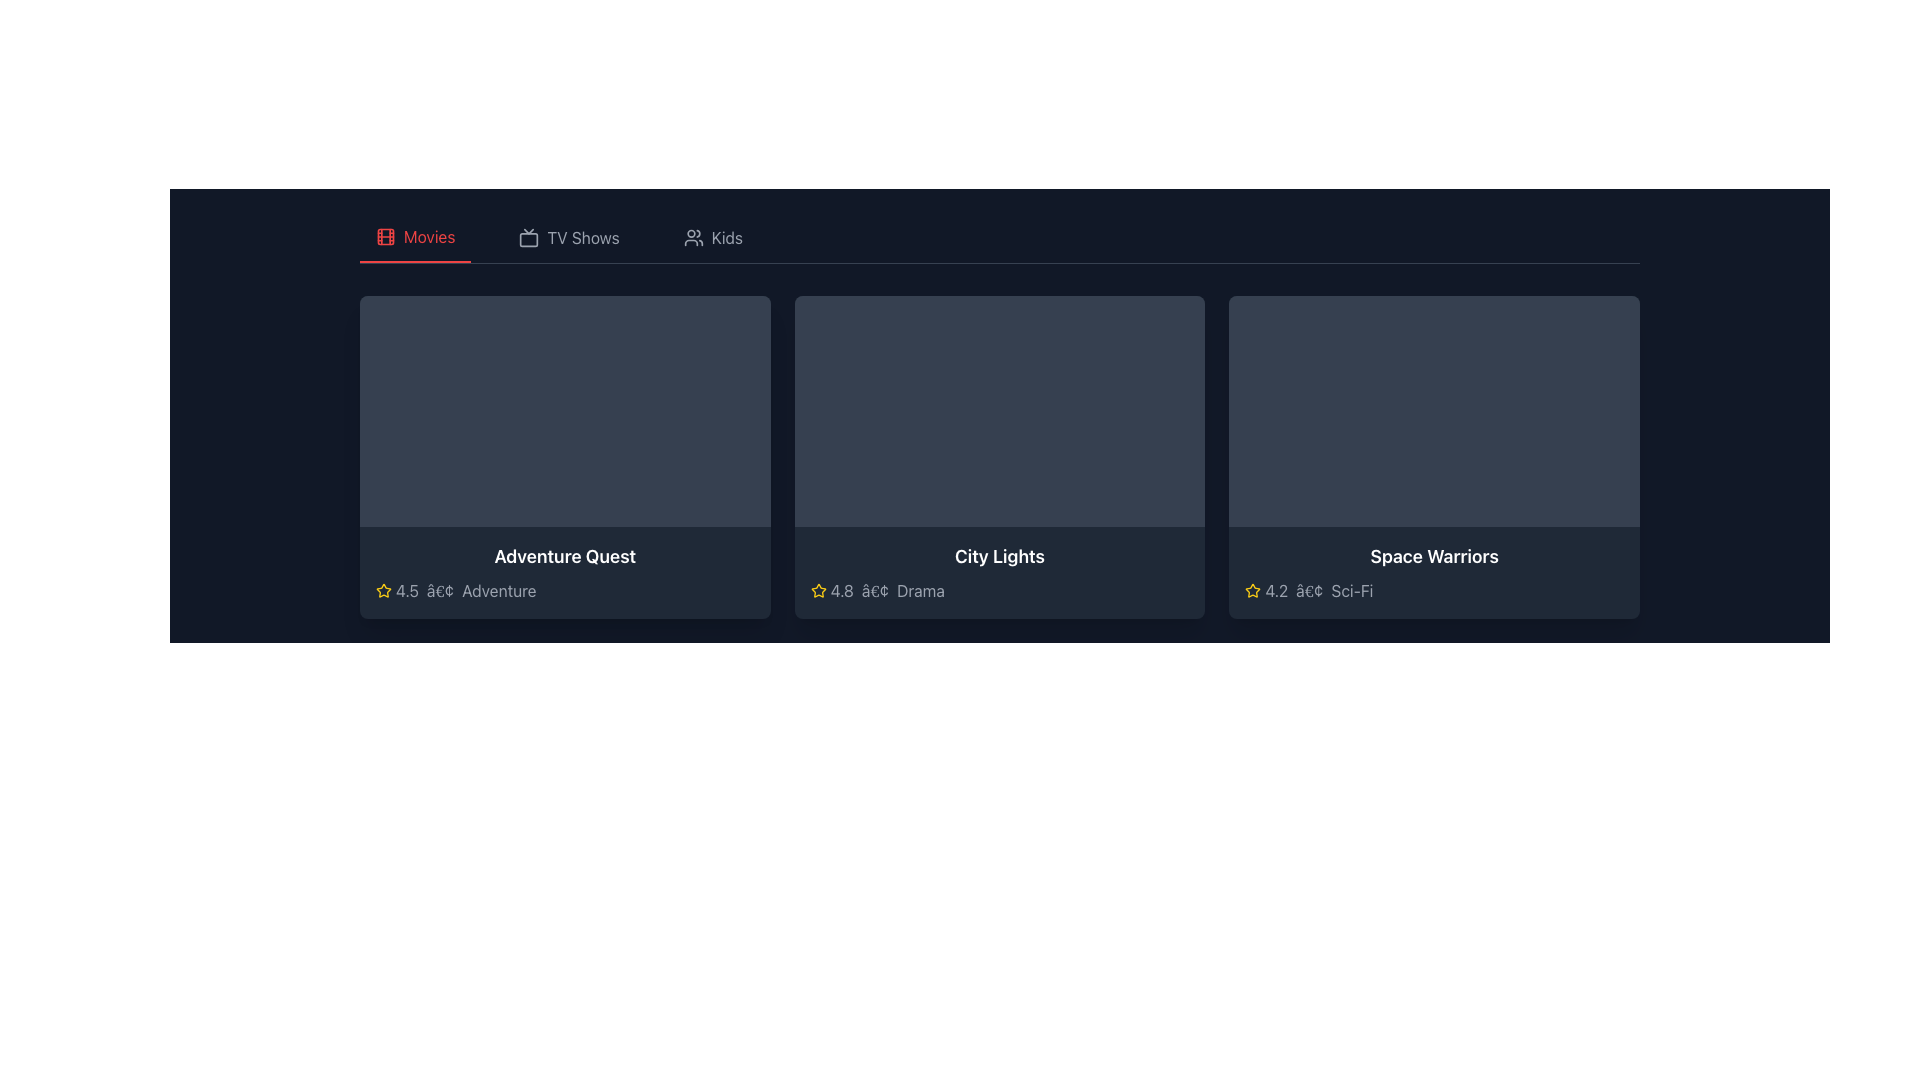 The image size is (1920, 1080). What do you see at coordinates (385, 235) in the screenshot?
I see `the media icon visually located` at bounding box center [385, 235].